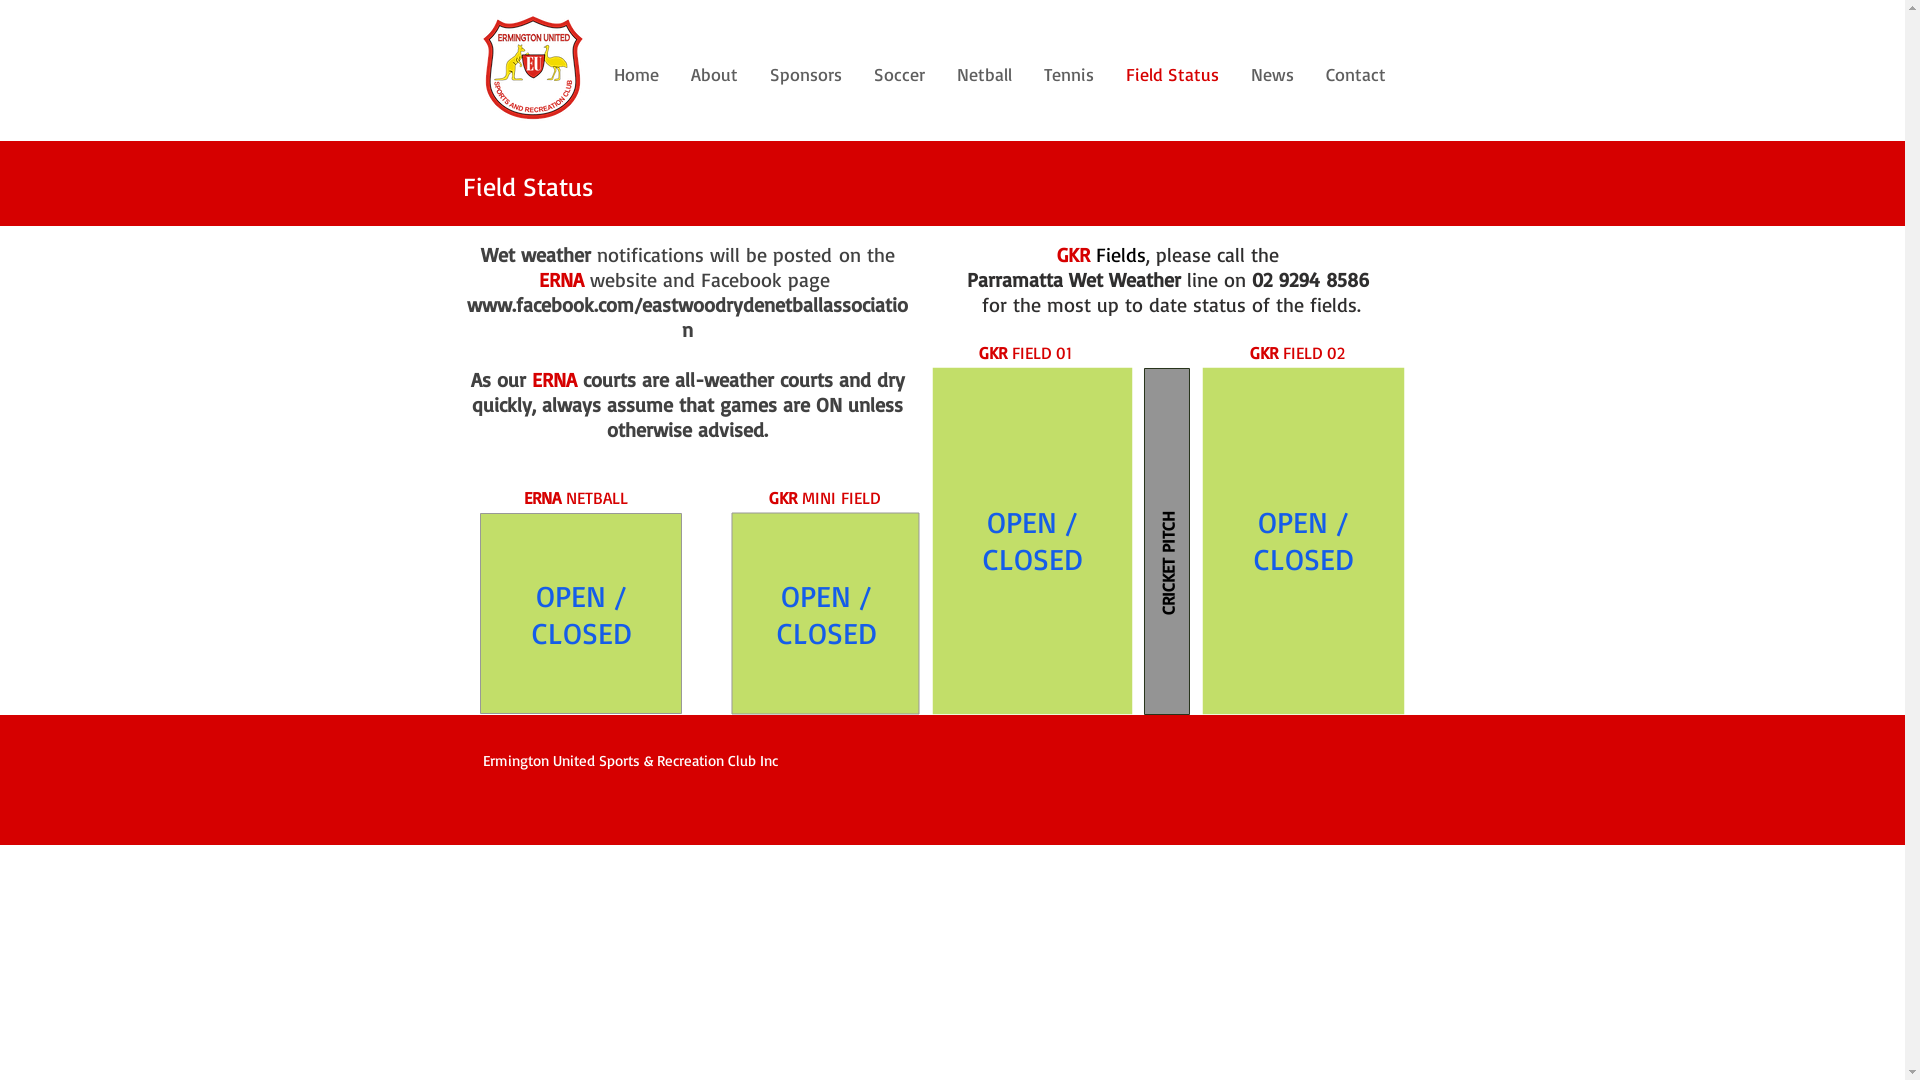  I want to click on 'Netball', so click(985, 73).